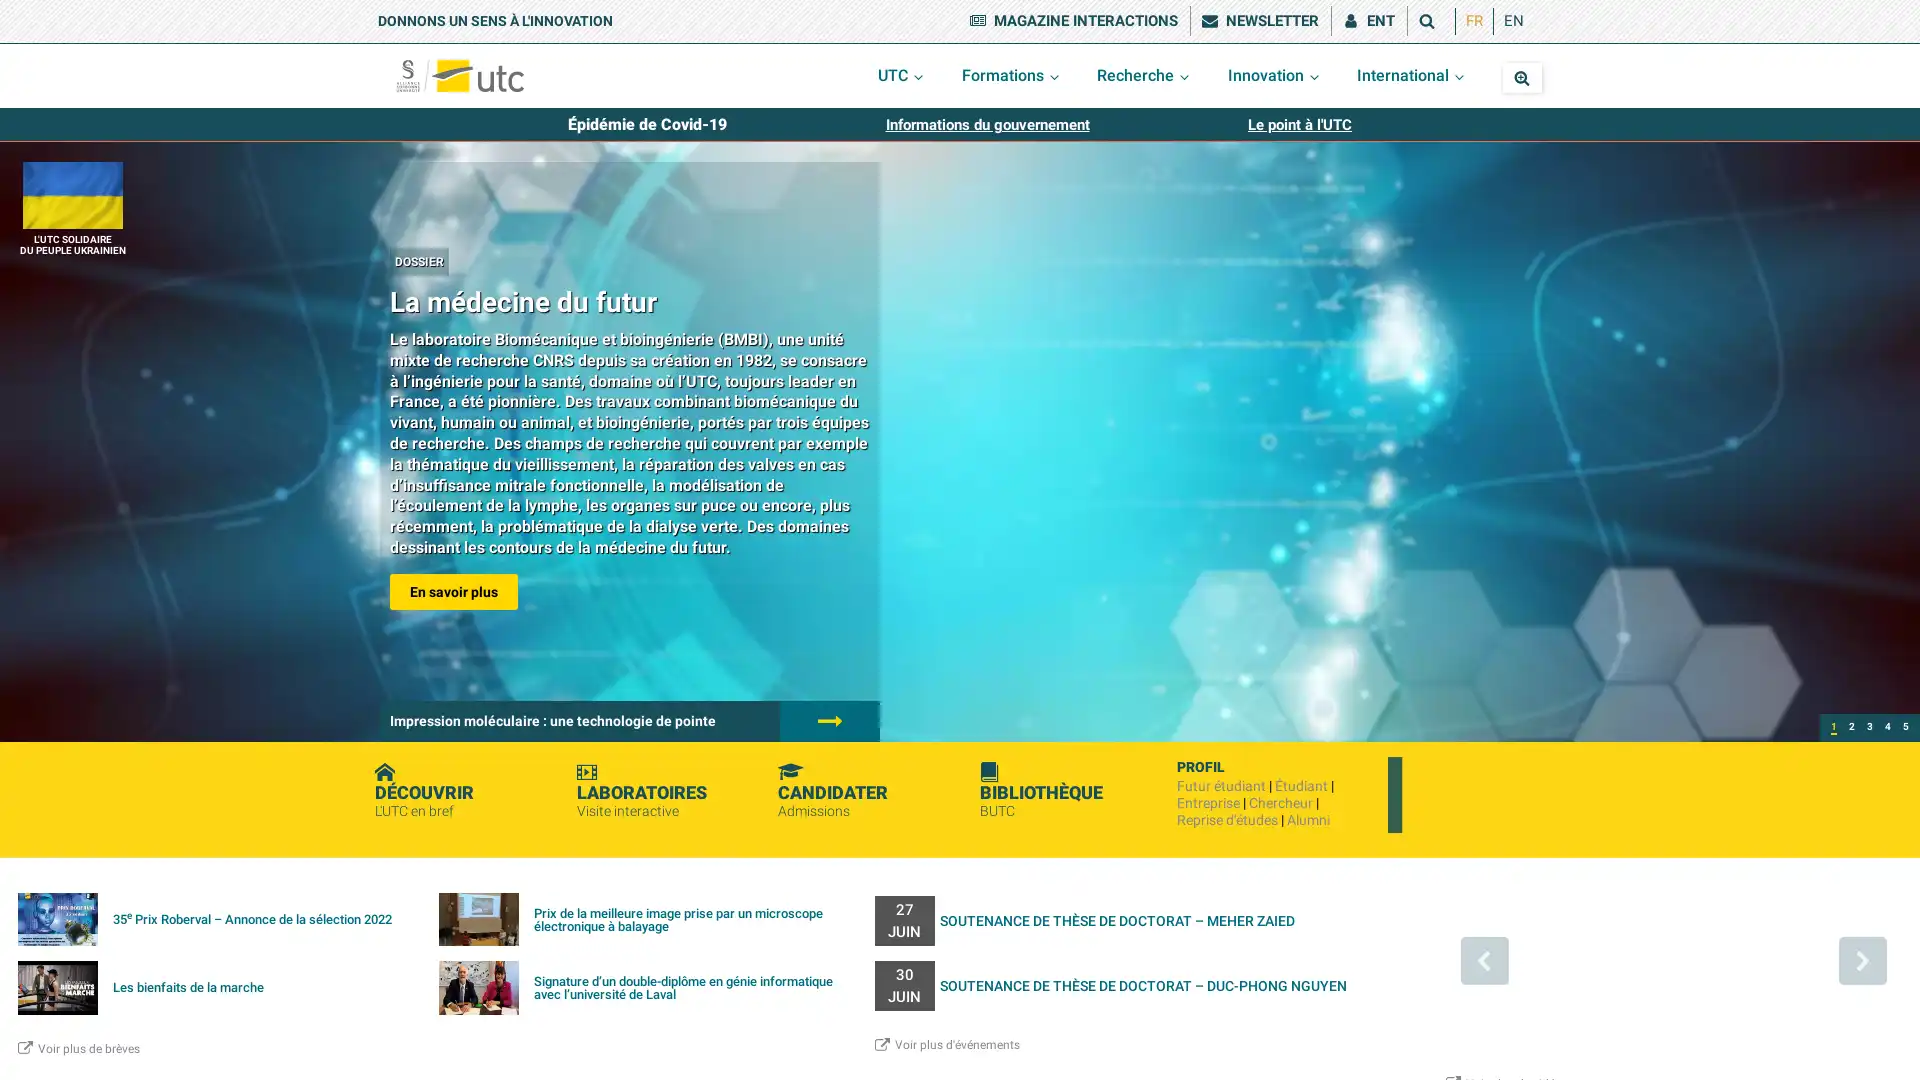 Image resolution: width=1920 pixels, height=1080 pixels. I want to click on Signature dun accord de double diplome avec lUniversite Francaise dEgypte (UFE), so click(1904, 728).